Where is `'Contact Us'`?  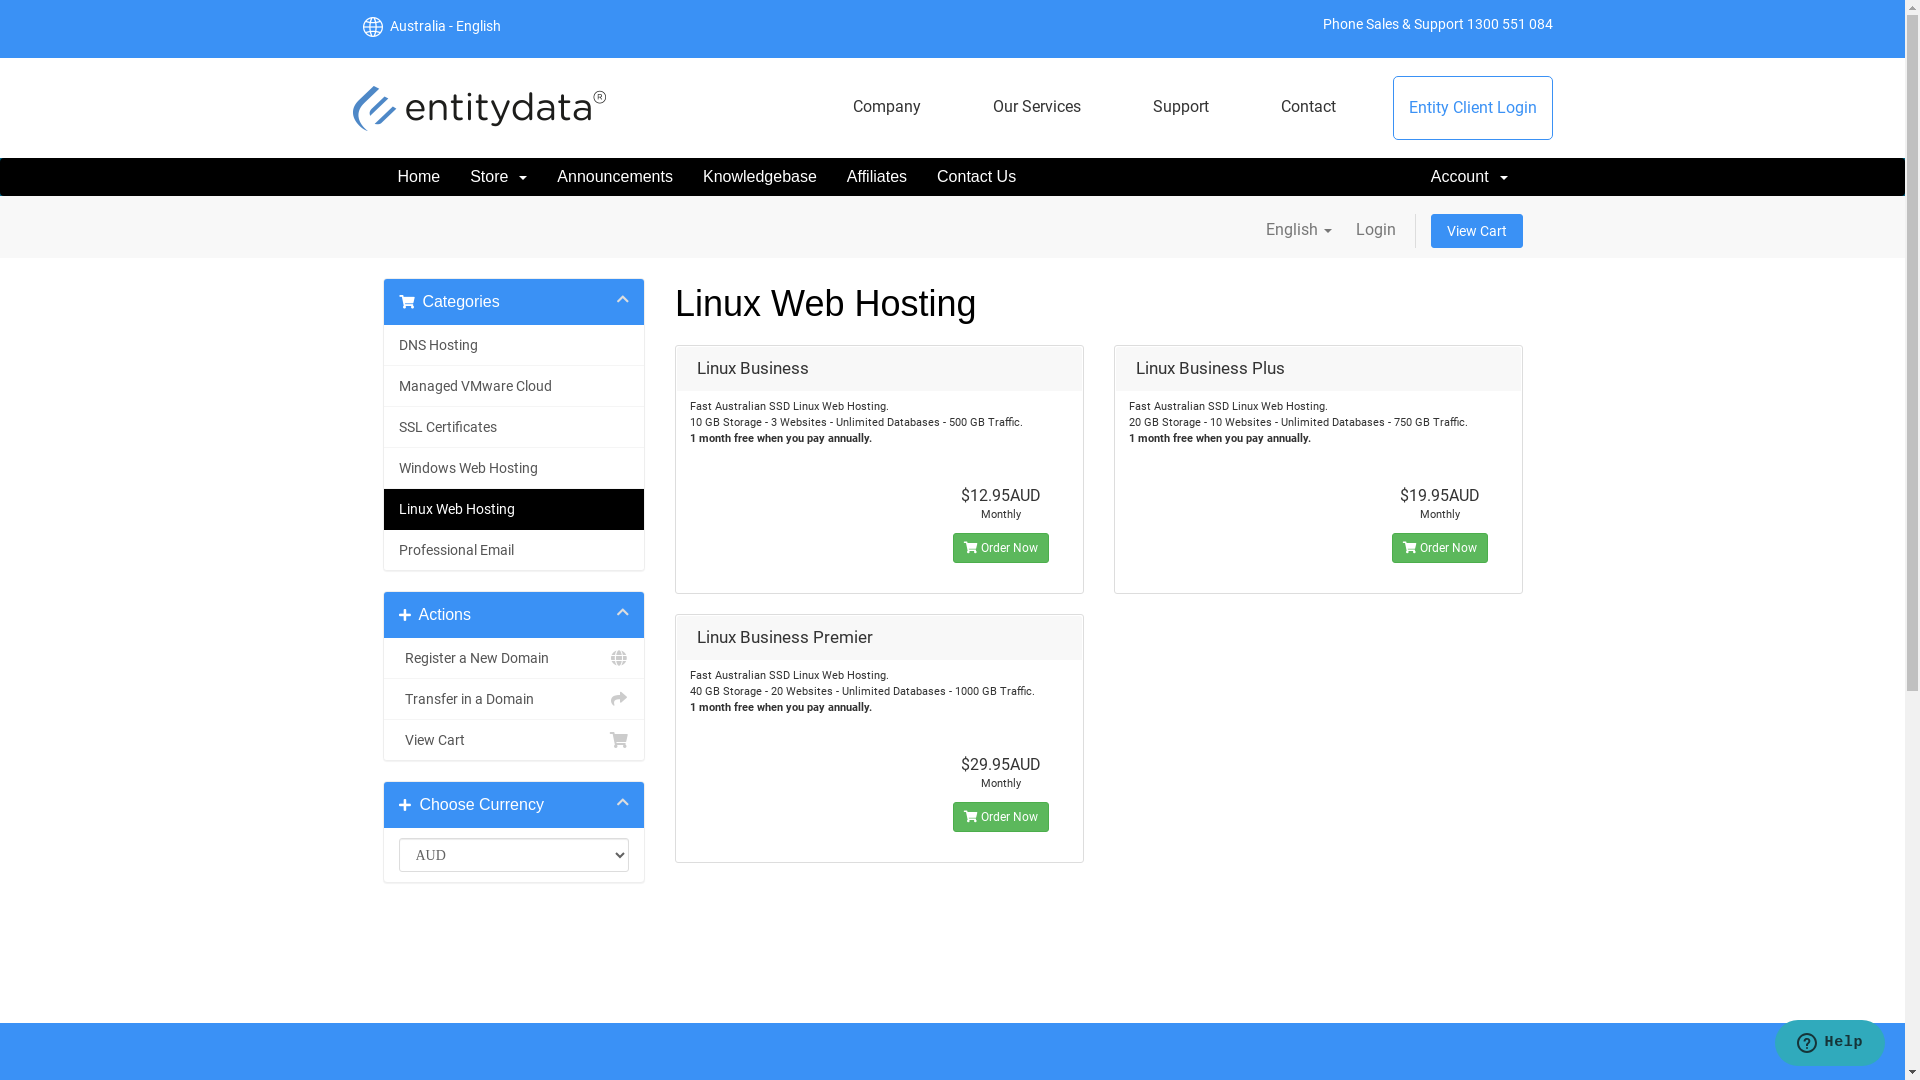
'Contact Us' is located at coordinates (976, 176).